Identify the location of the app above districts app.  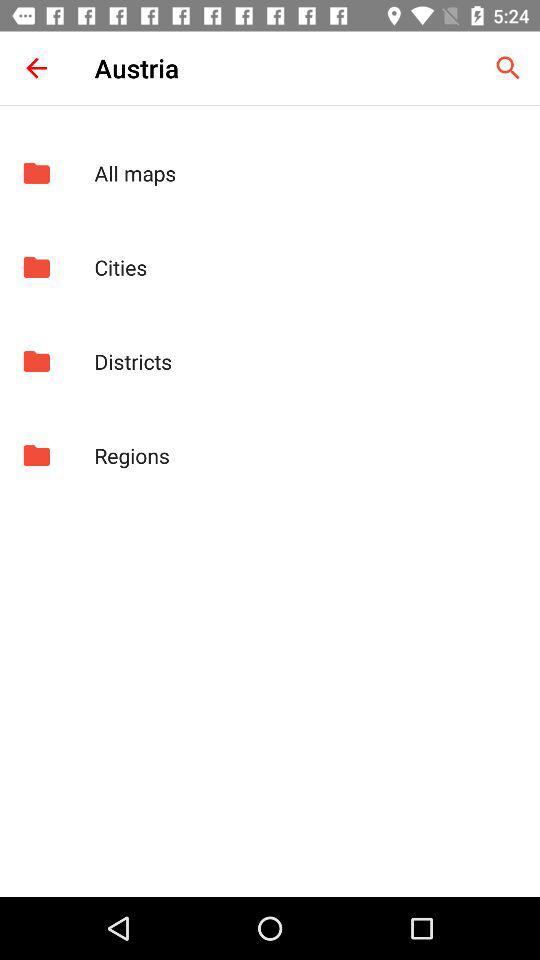
(306, 266).